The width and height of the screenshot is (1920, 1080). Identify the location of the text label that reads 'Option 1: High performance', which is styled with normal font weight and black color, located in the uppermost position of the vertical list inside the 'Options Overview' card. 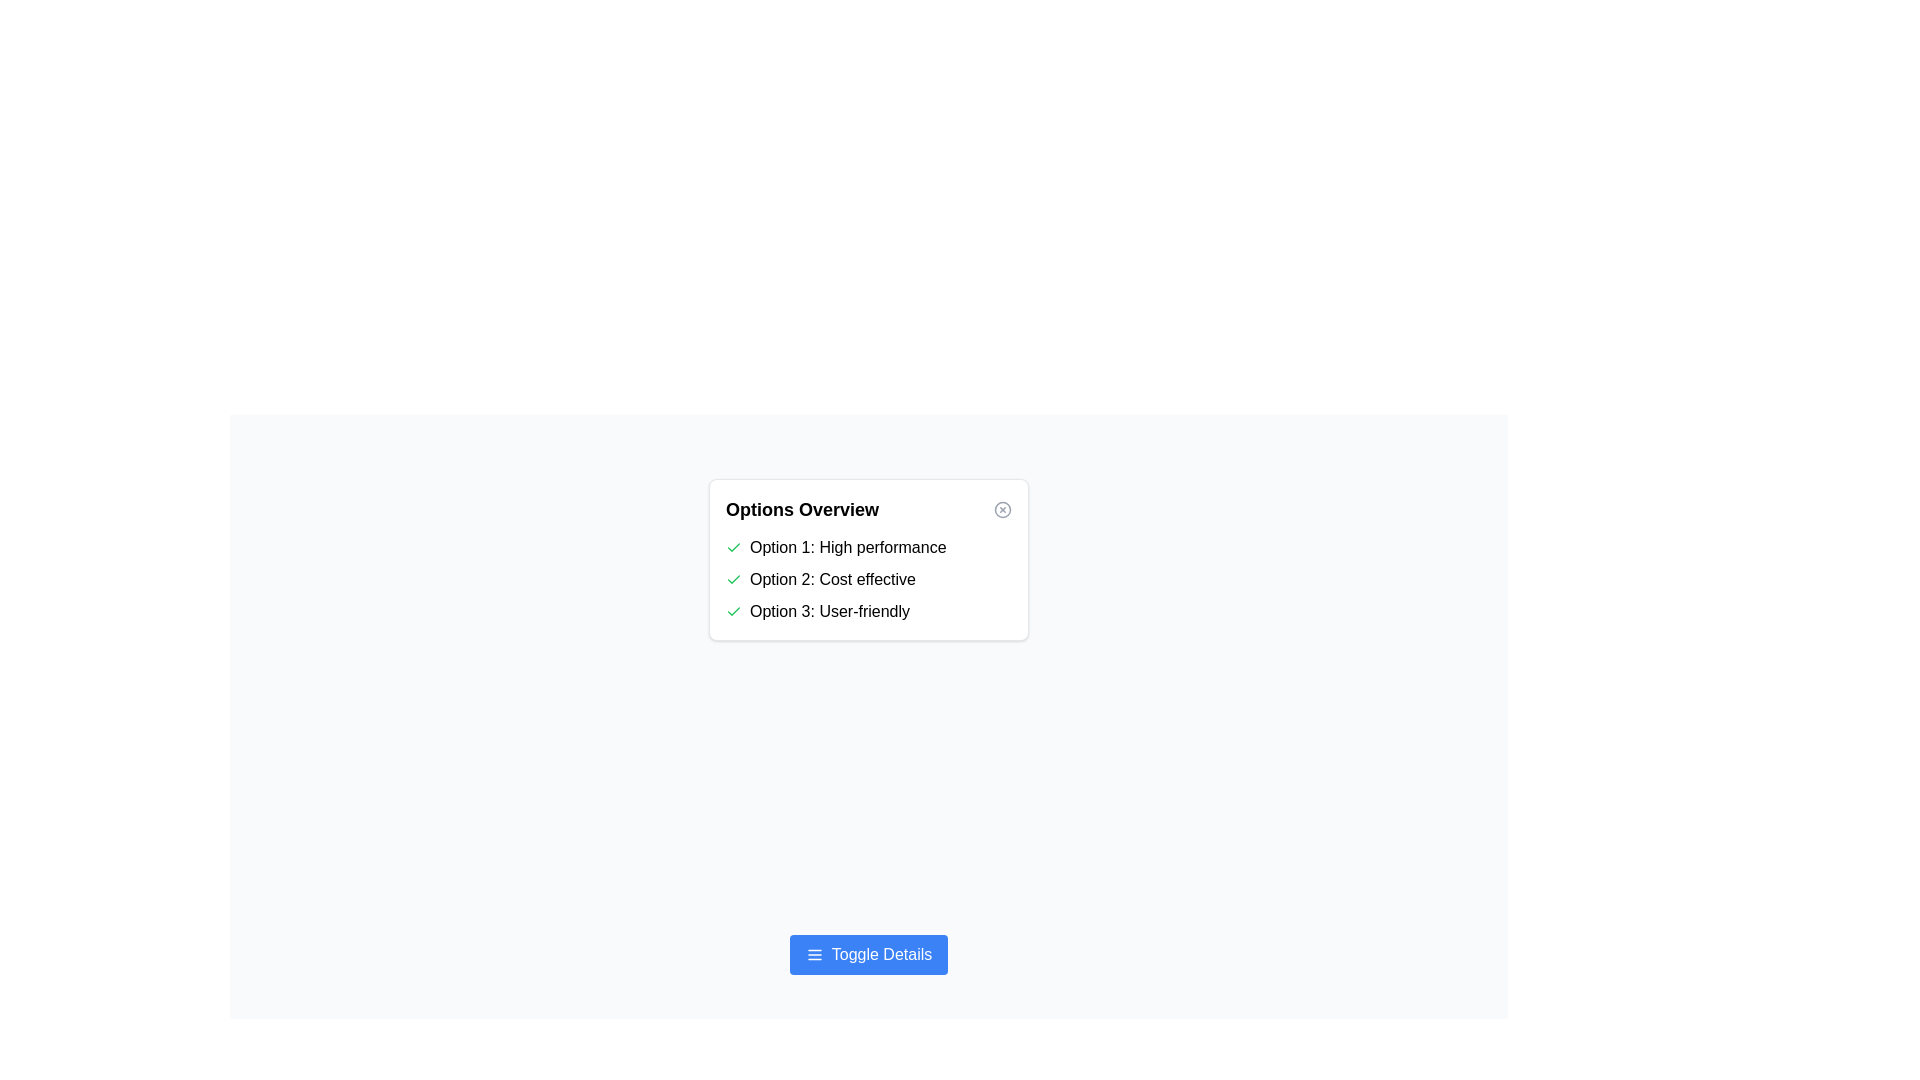
(848, 547).